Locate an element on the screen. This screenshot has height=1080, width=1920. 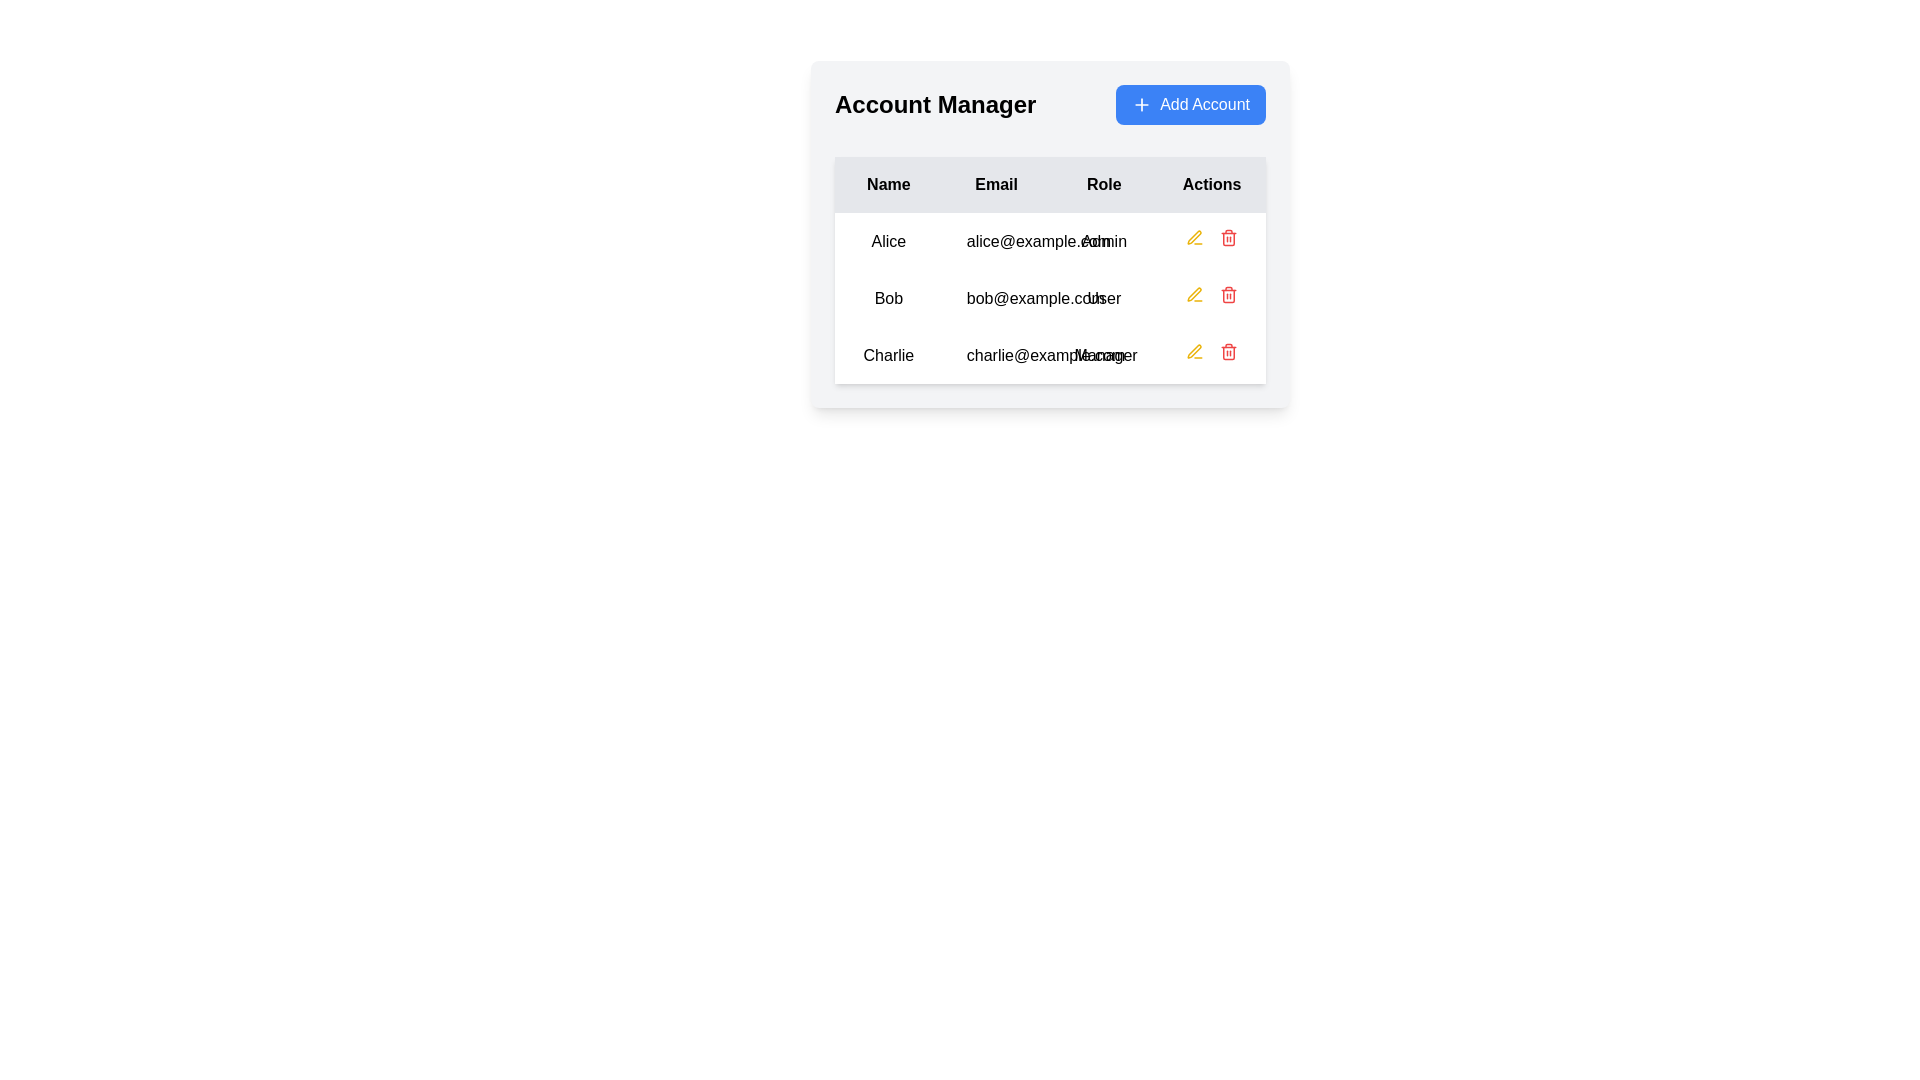
the text label displaying the user's name, located in the first row of the table under the 'Name' column, to the left of 'alice@example.com' and 'Admin' is located at coordinates (887, 240).